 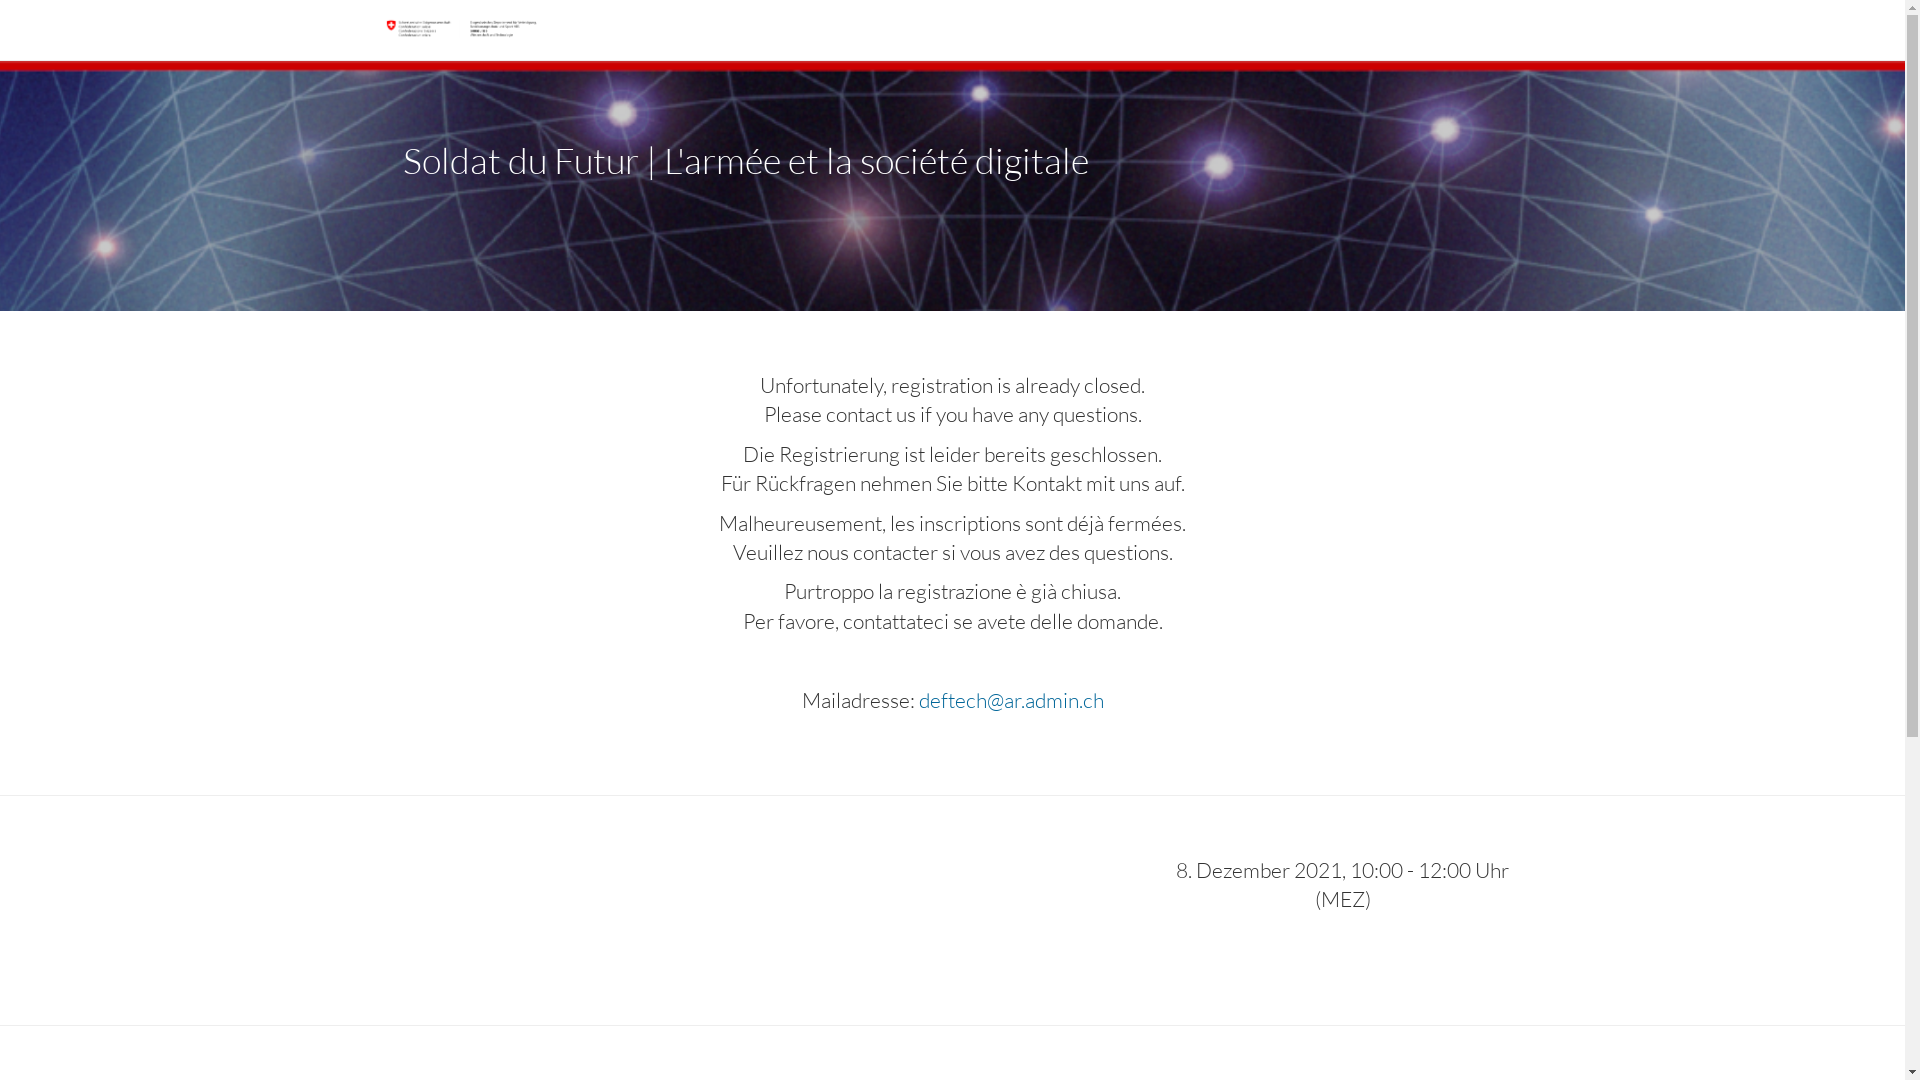 What do you see at coordinates (916, 698) in the screenshot?
I see `'deftech@ar.admin.ch'` at bounding box center [916, 698].